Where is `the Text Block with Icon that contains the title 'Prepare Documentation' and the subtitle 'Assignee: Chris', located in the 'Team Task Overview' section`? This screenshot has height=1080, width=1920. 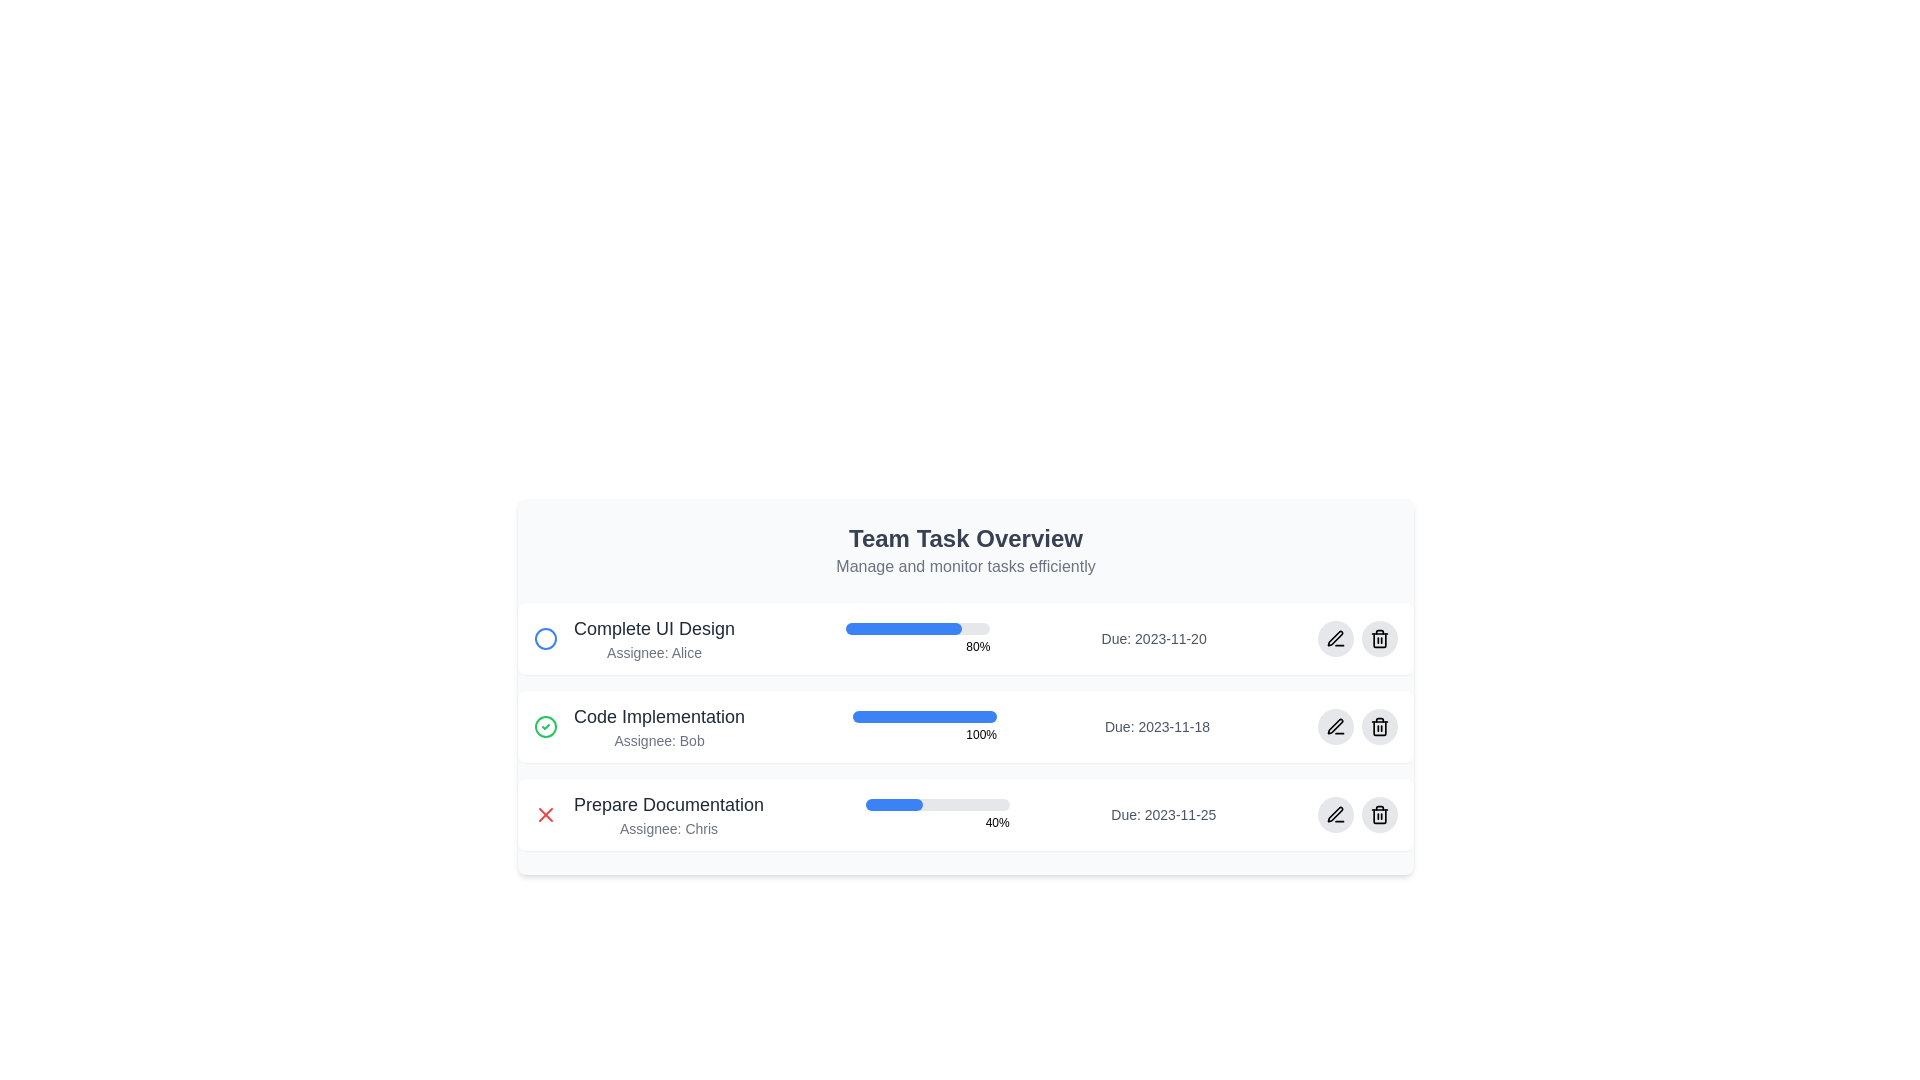 the Text Block with Icon that contains the title 'Prepare Documentation' and the subtitle 'Assignee: Chris', located in the 'Team Task Overview' section is located at coordinates (648, 814).